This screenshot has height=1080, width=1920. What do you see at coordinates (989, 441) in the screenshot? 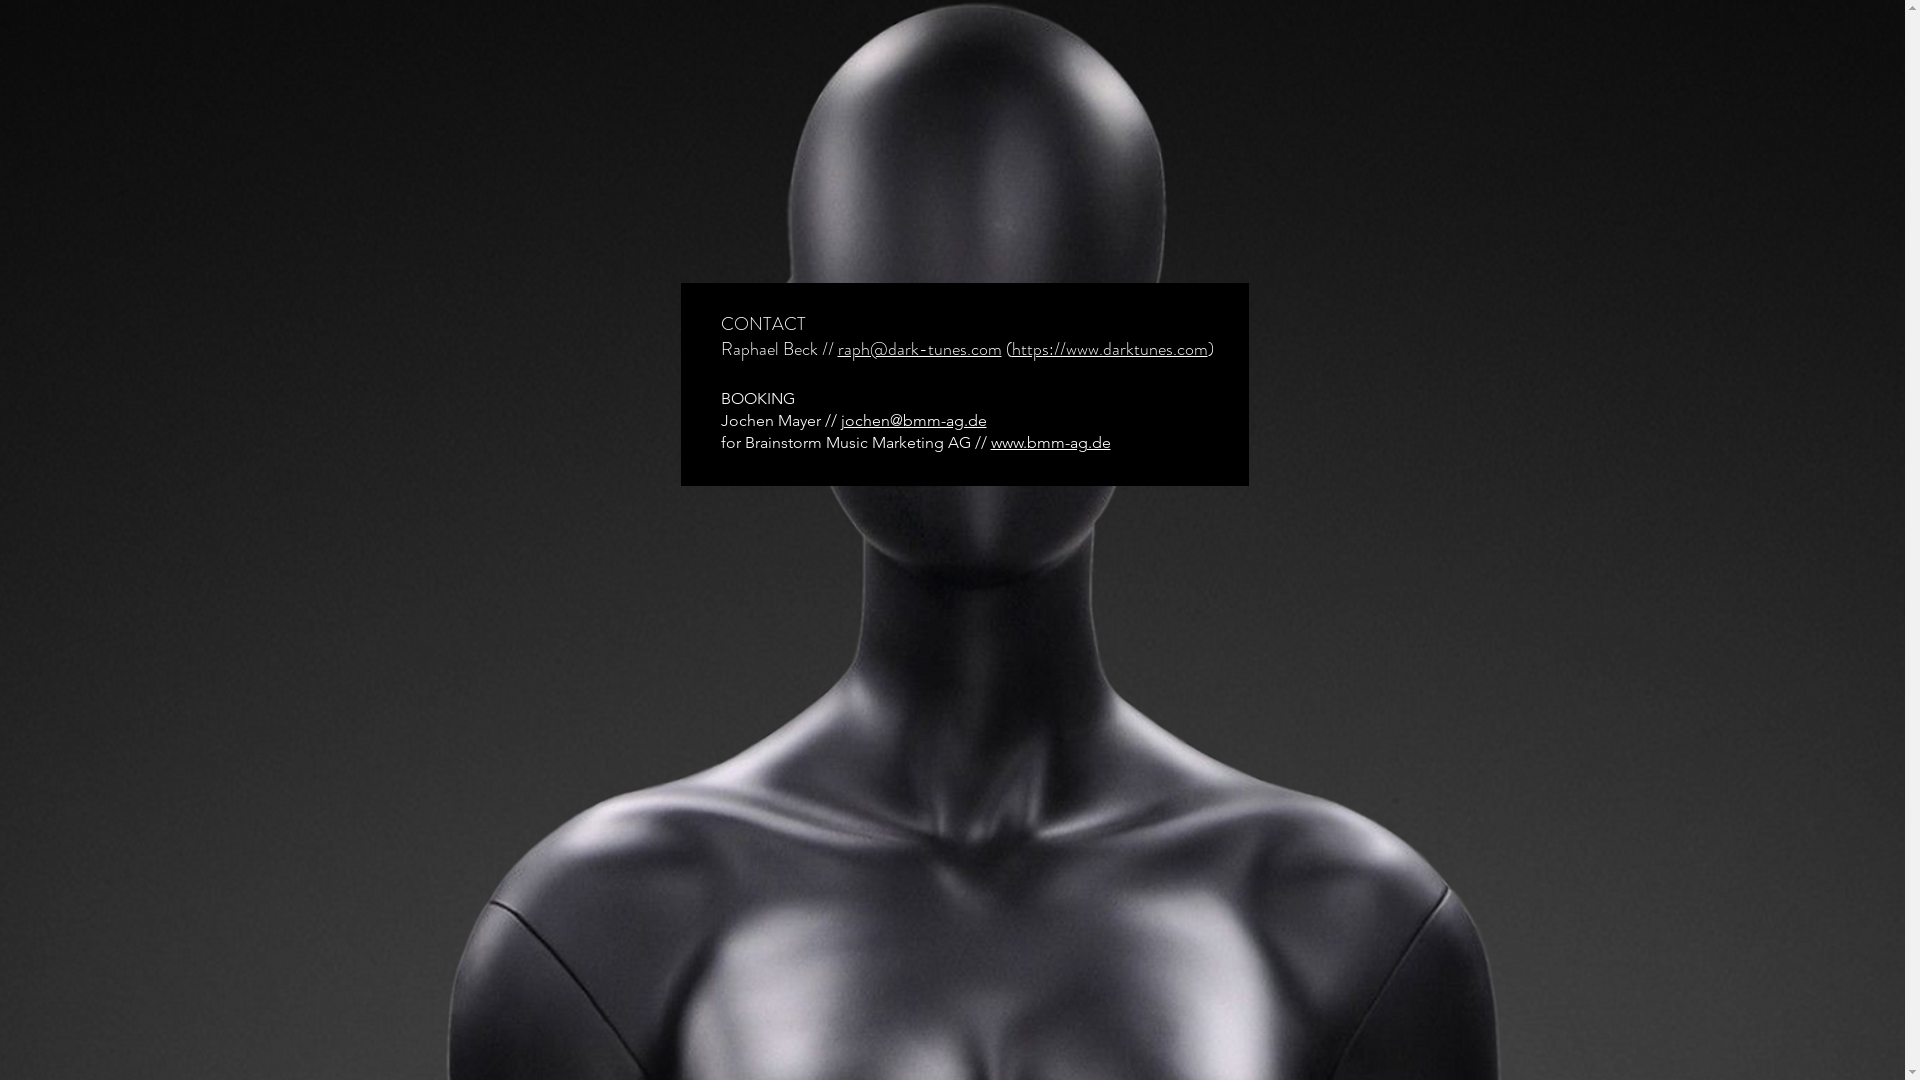
I see `'www.bmm-ag.de'` at bounding box center [989, 441].